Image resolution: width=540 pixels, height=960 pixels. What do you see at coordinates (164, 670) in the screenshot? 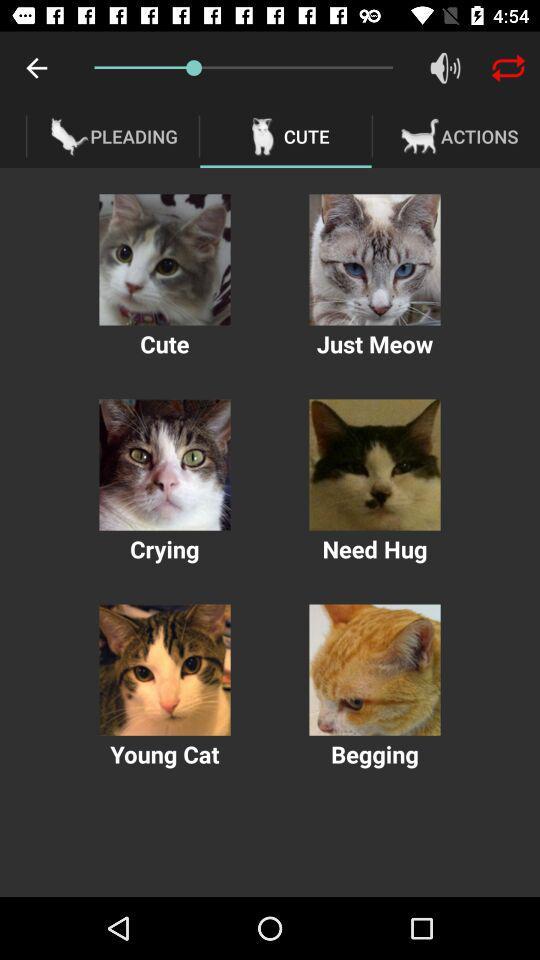
I see `option` at bounding box center [164, 670].